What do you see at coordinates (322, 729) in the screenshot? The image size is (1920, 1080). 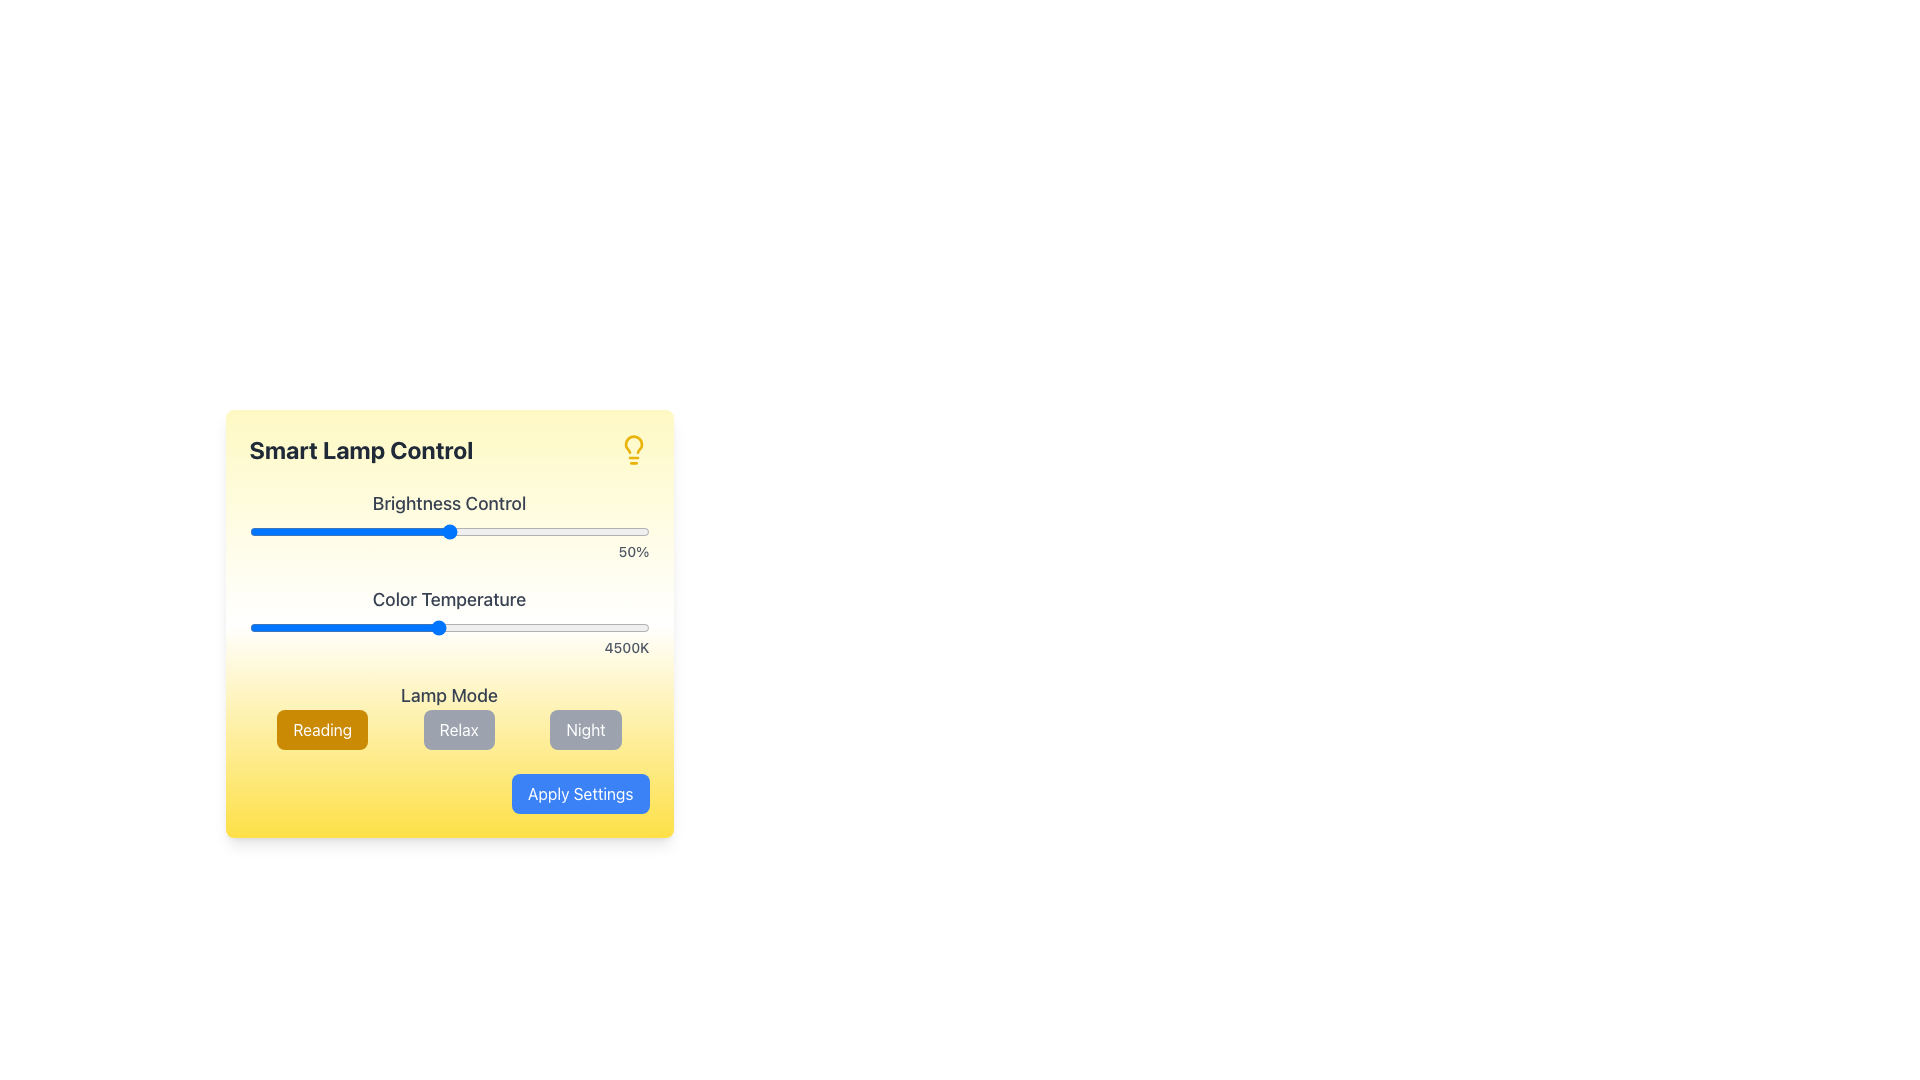 I see `the 'Reading' mode button in the 'Lamp Mode' section` at bounding box center [322, 729].